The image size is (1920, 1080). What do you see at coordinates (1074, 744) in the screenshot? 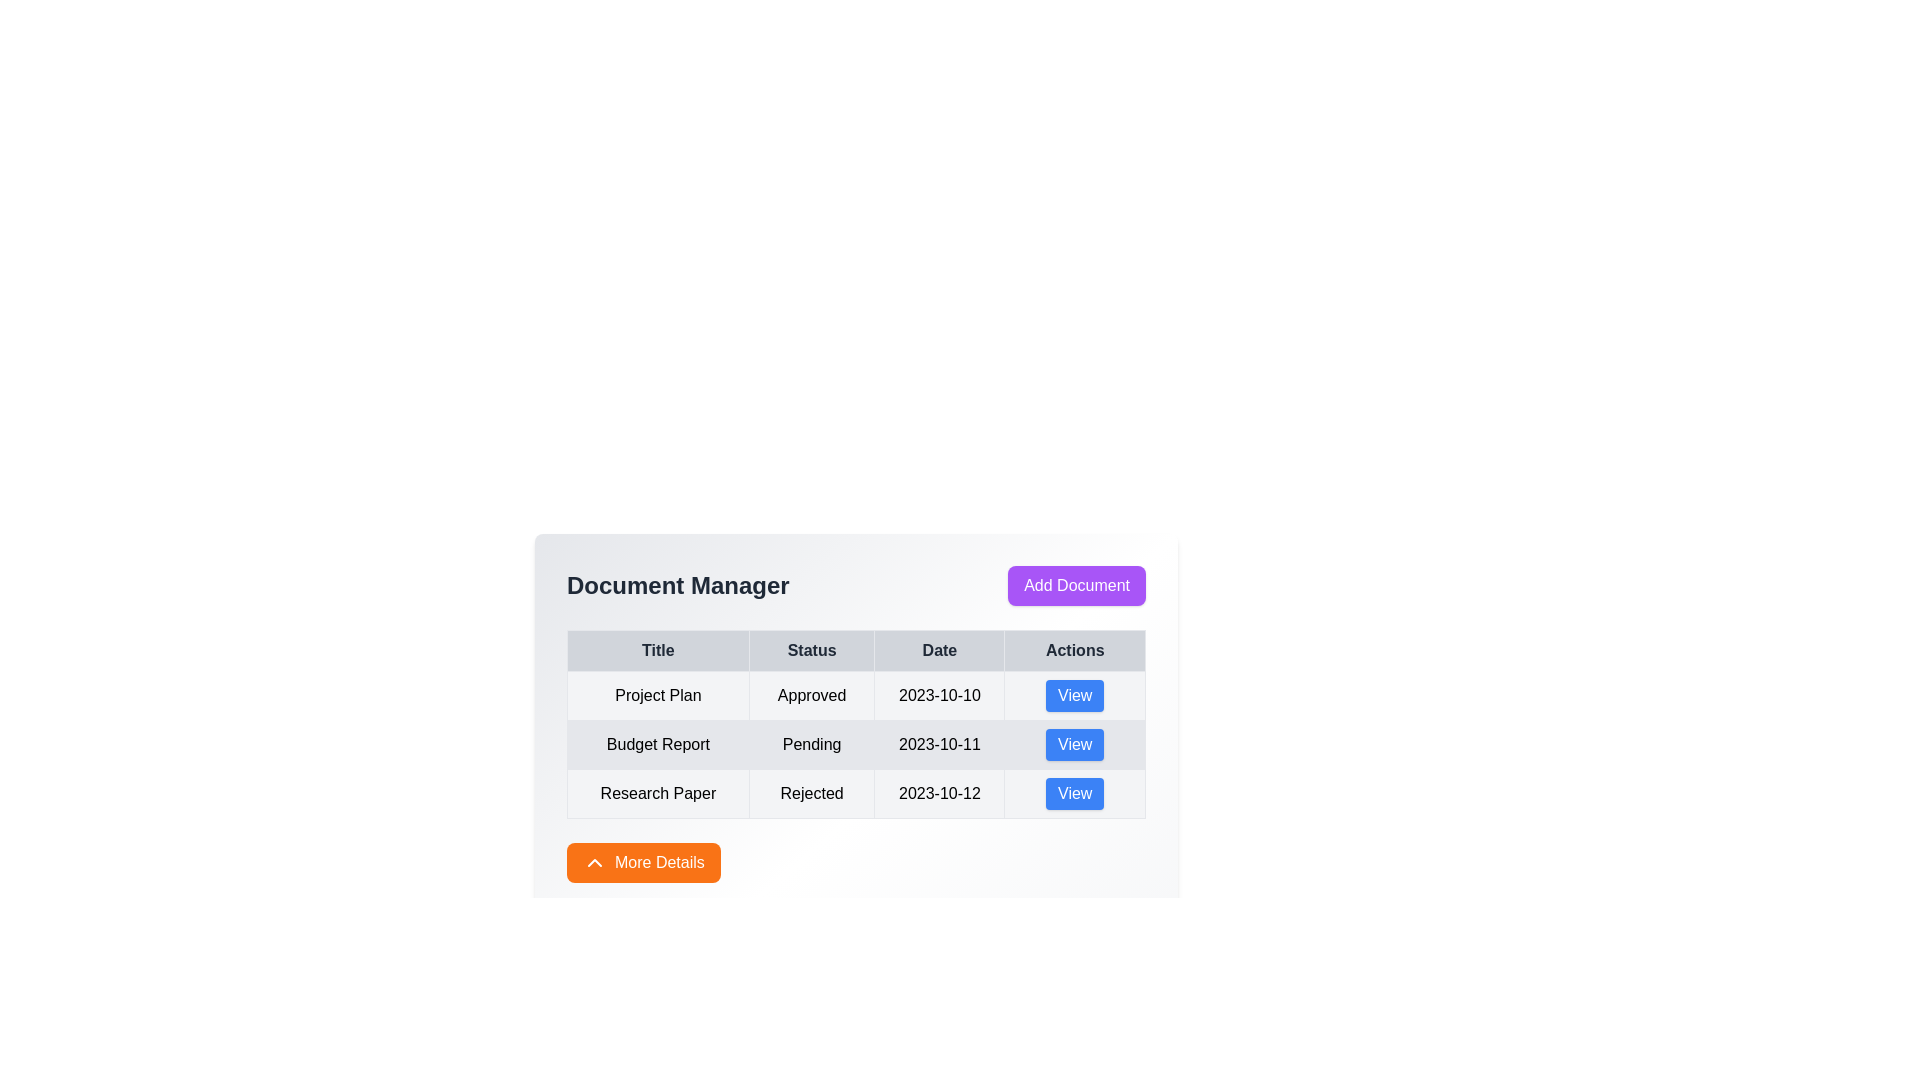
I see `the button in the last column of the second row under the 'Actions' header` at bounding box center [1074, 744].